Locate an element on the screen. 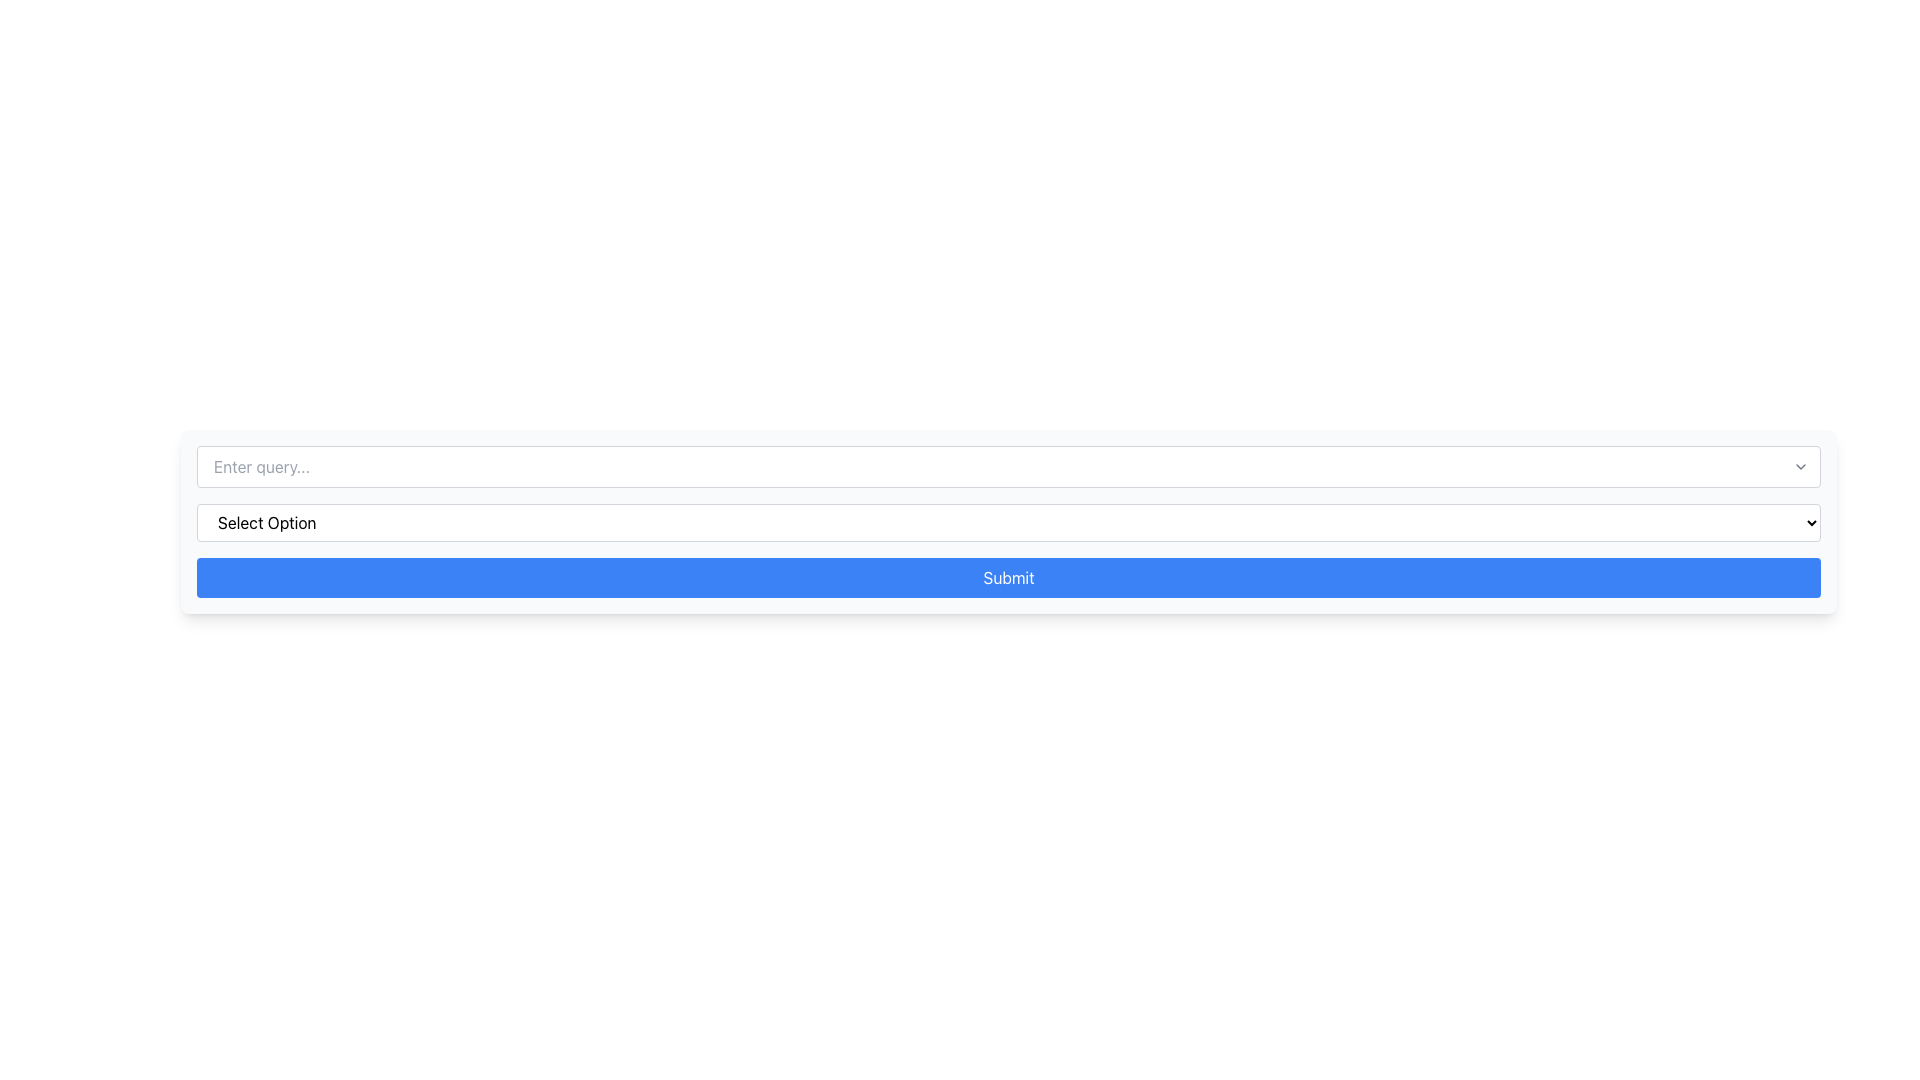  the dropdown menu with a white background and a gray outline is located at coordinates (1008, 522).